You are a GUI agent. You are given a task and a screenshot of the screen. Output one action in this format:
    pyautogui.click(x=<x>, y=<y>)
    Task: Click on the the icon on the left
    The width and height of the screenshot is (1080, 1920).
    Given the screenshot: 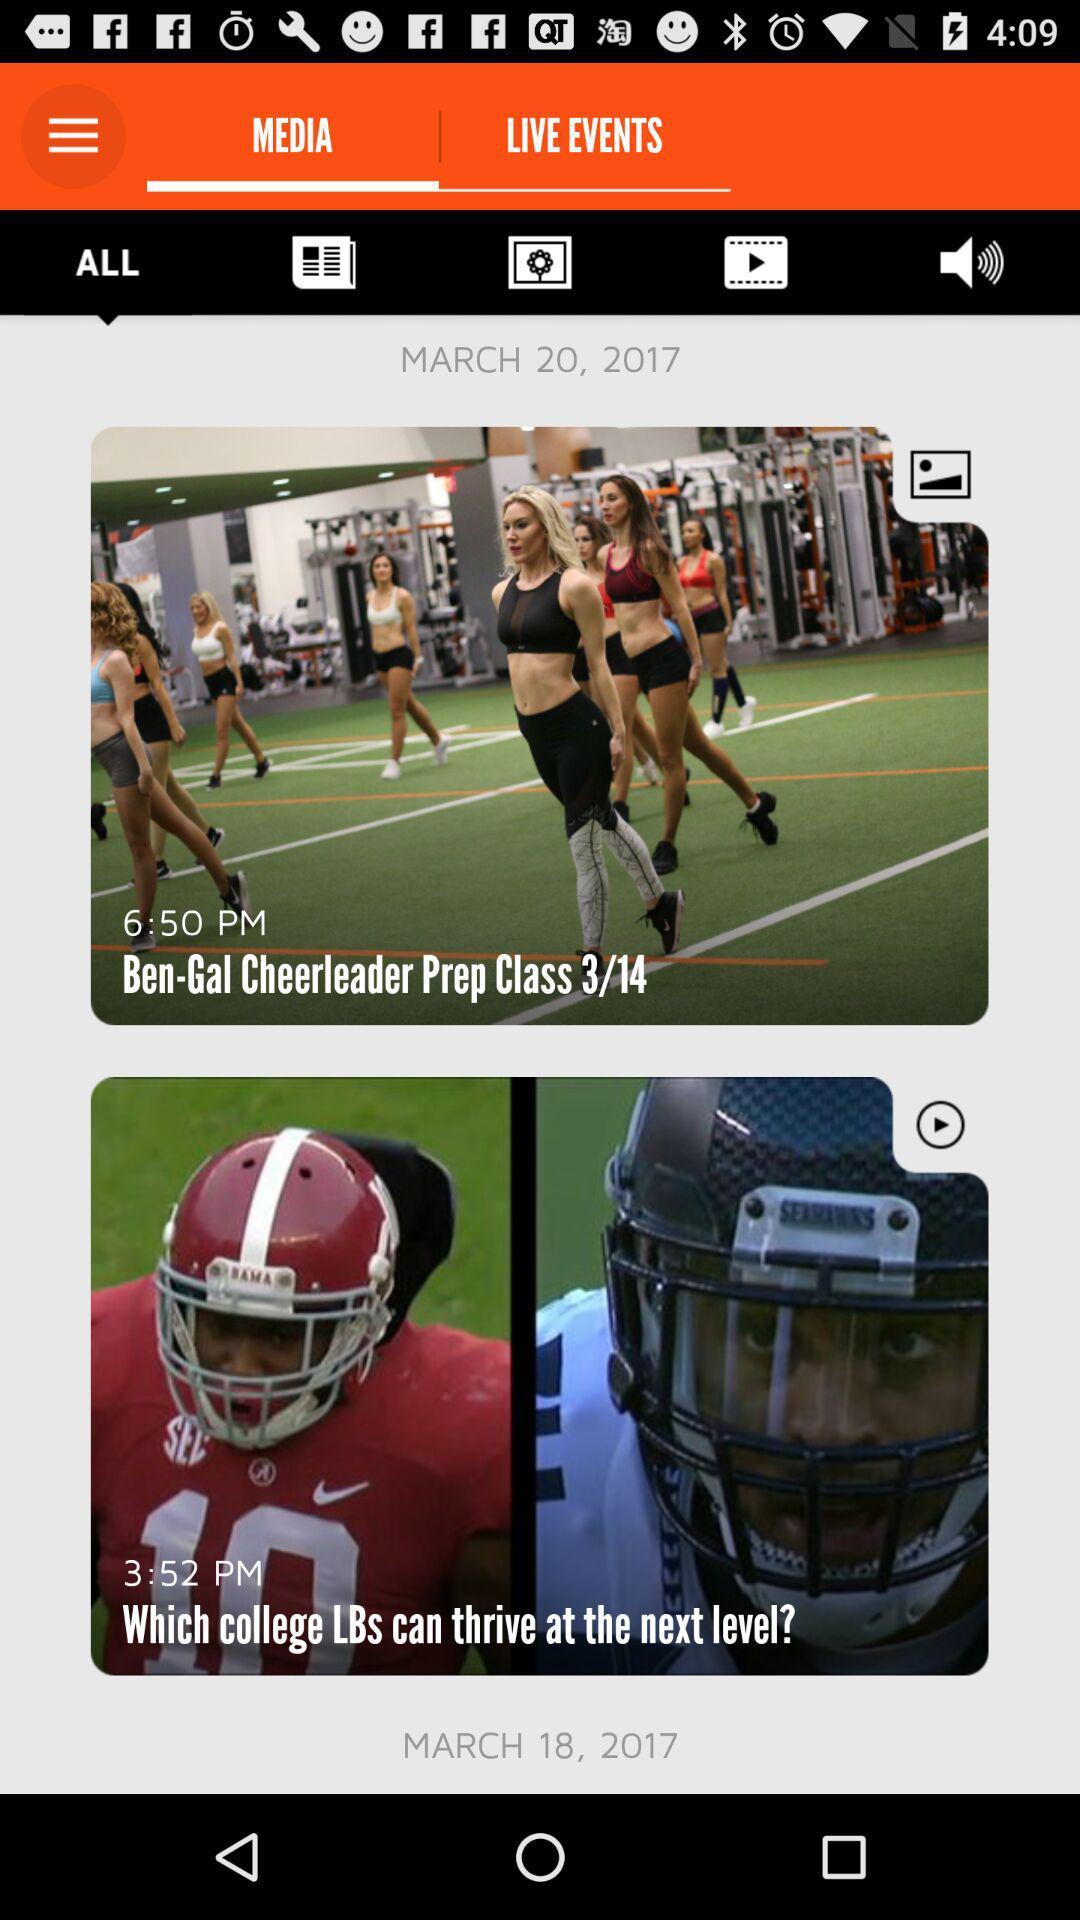 What is the action you would take?
    pyautogui.click(x=195, y=920)
    